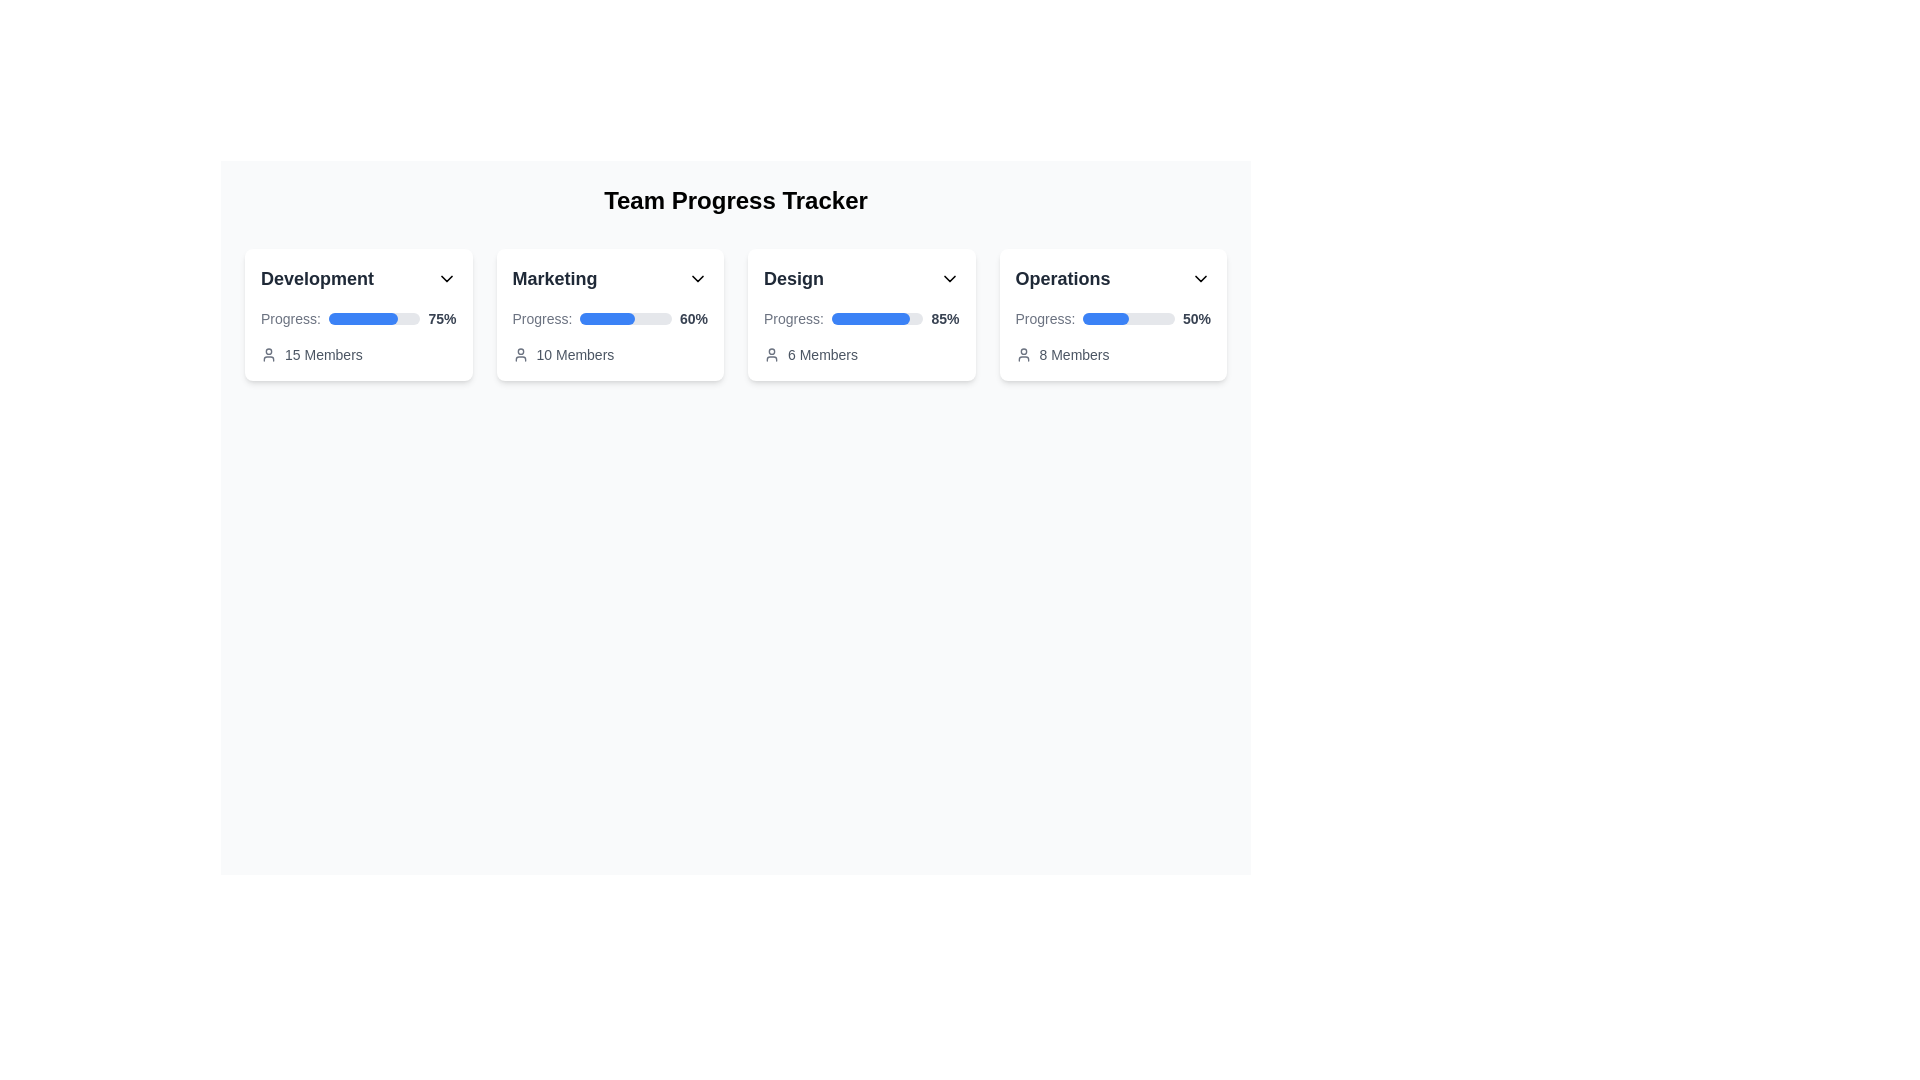 This screenshot has width=1920, height=1080. What do you see at coordinates (771, 353) in the screenshot?
I see `the gray human figure icon located to the left of the '6 Members' text within the 'Design' card component` at bounding box center [771, 353].